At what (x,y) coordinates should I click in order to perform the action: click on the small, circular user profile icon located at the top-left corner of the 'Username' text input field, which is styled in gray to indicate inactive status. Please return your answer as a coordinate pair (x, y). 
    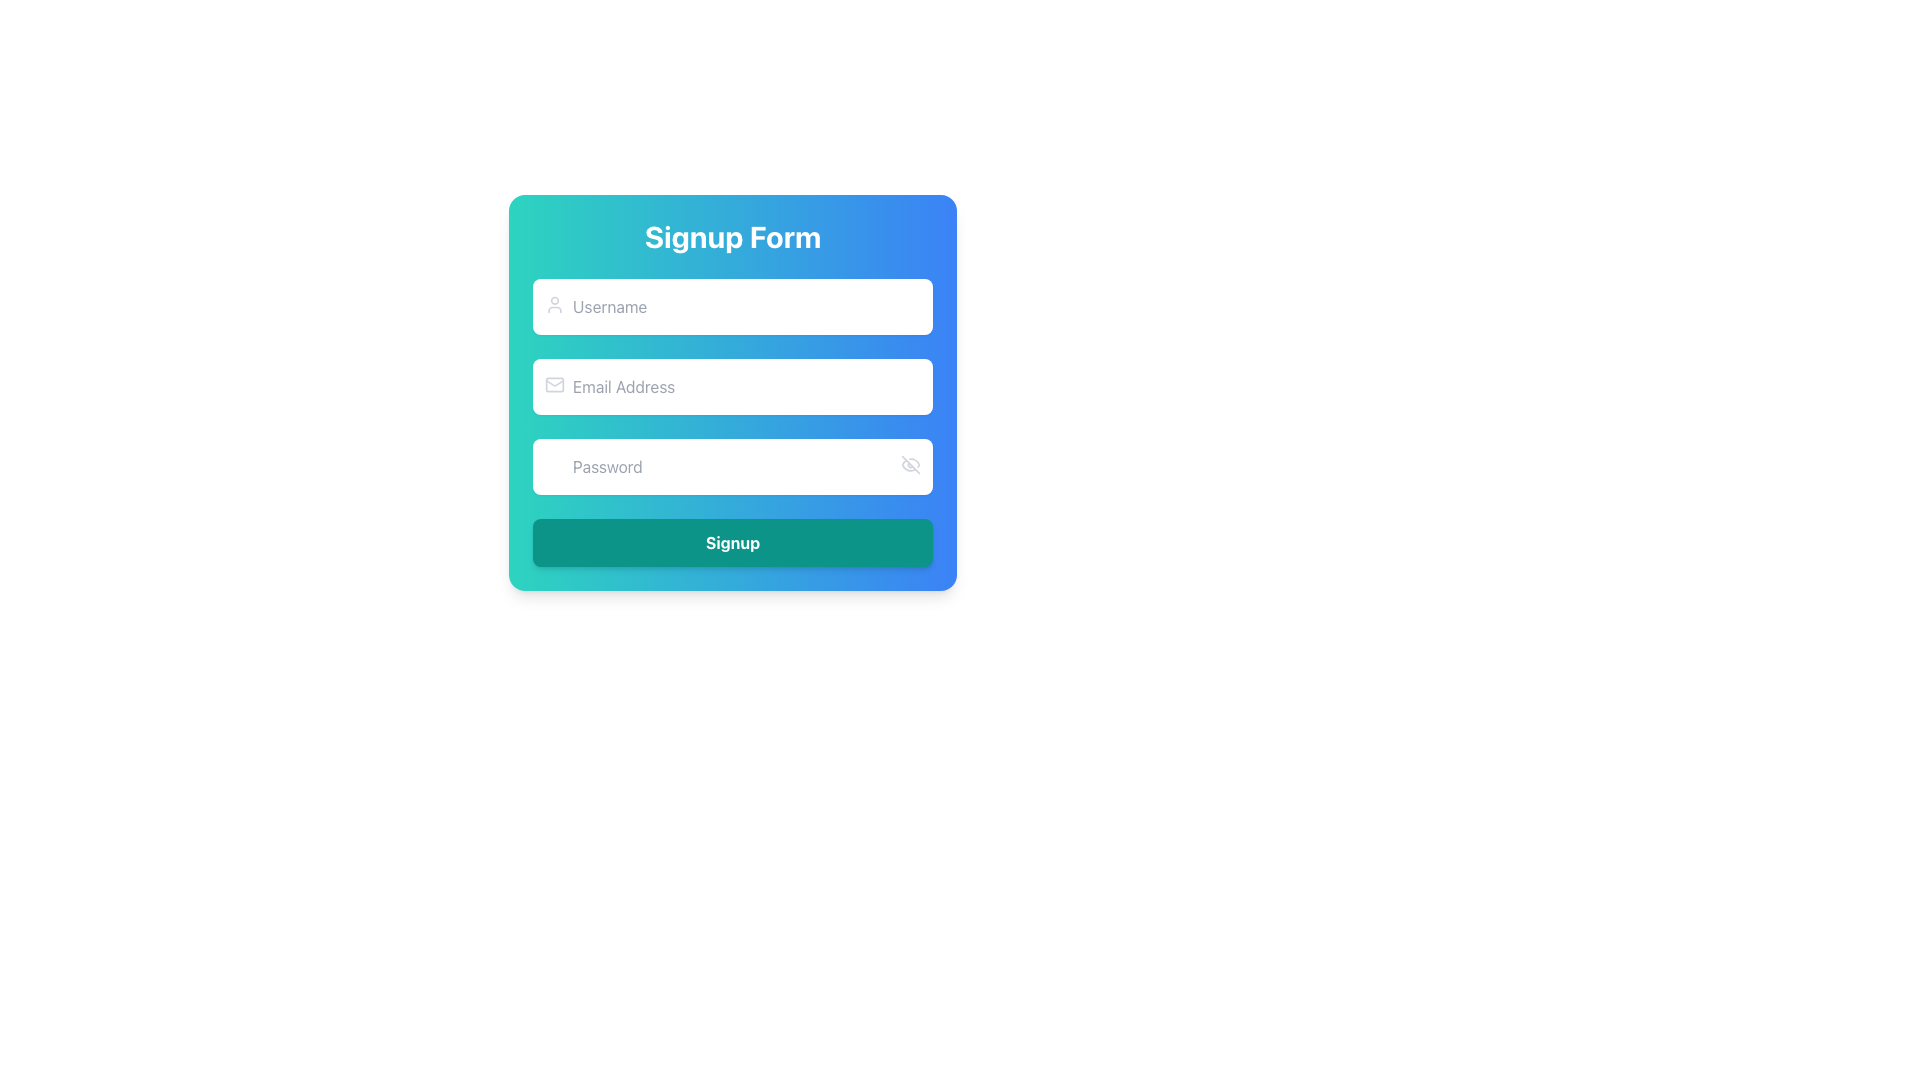
    Looking at the image, I should click on (555, 304).